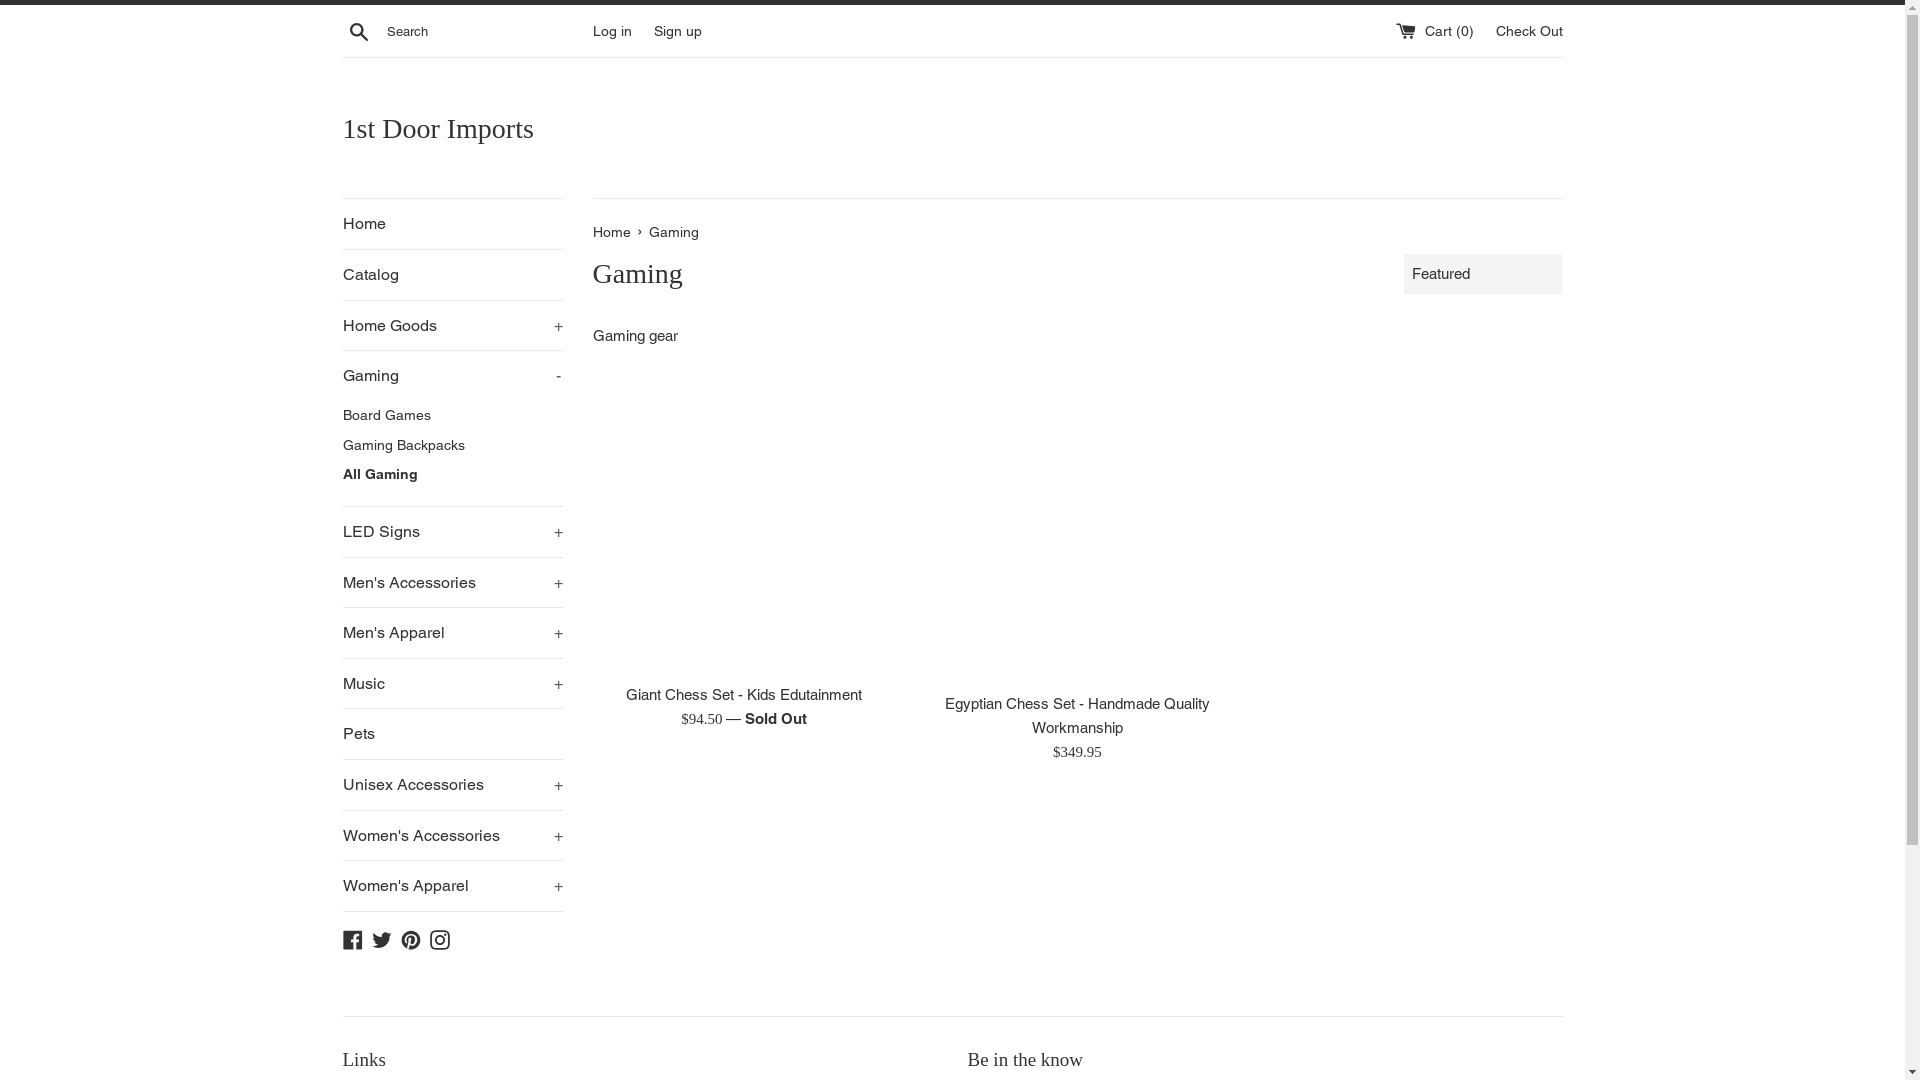 Image resolution: width=1920 pixels, height=1080 pixels. Describe the element at coordinates (341, 682) in the screenshot. I see `'Music` at that location.